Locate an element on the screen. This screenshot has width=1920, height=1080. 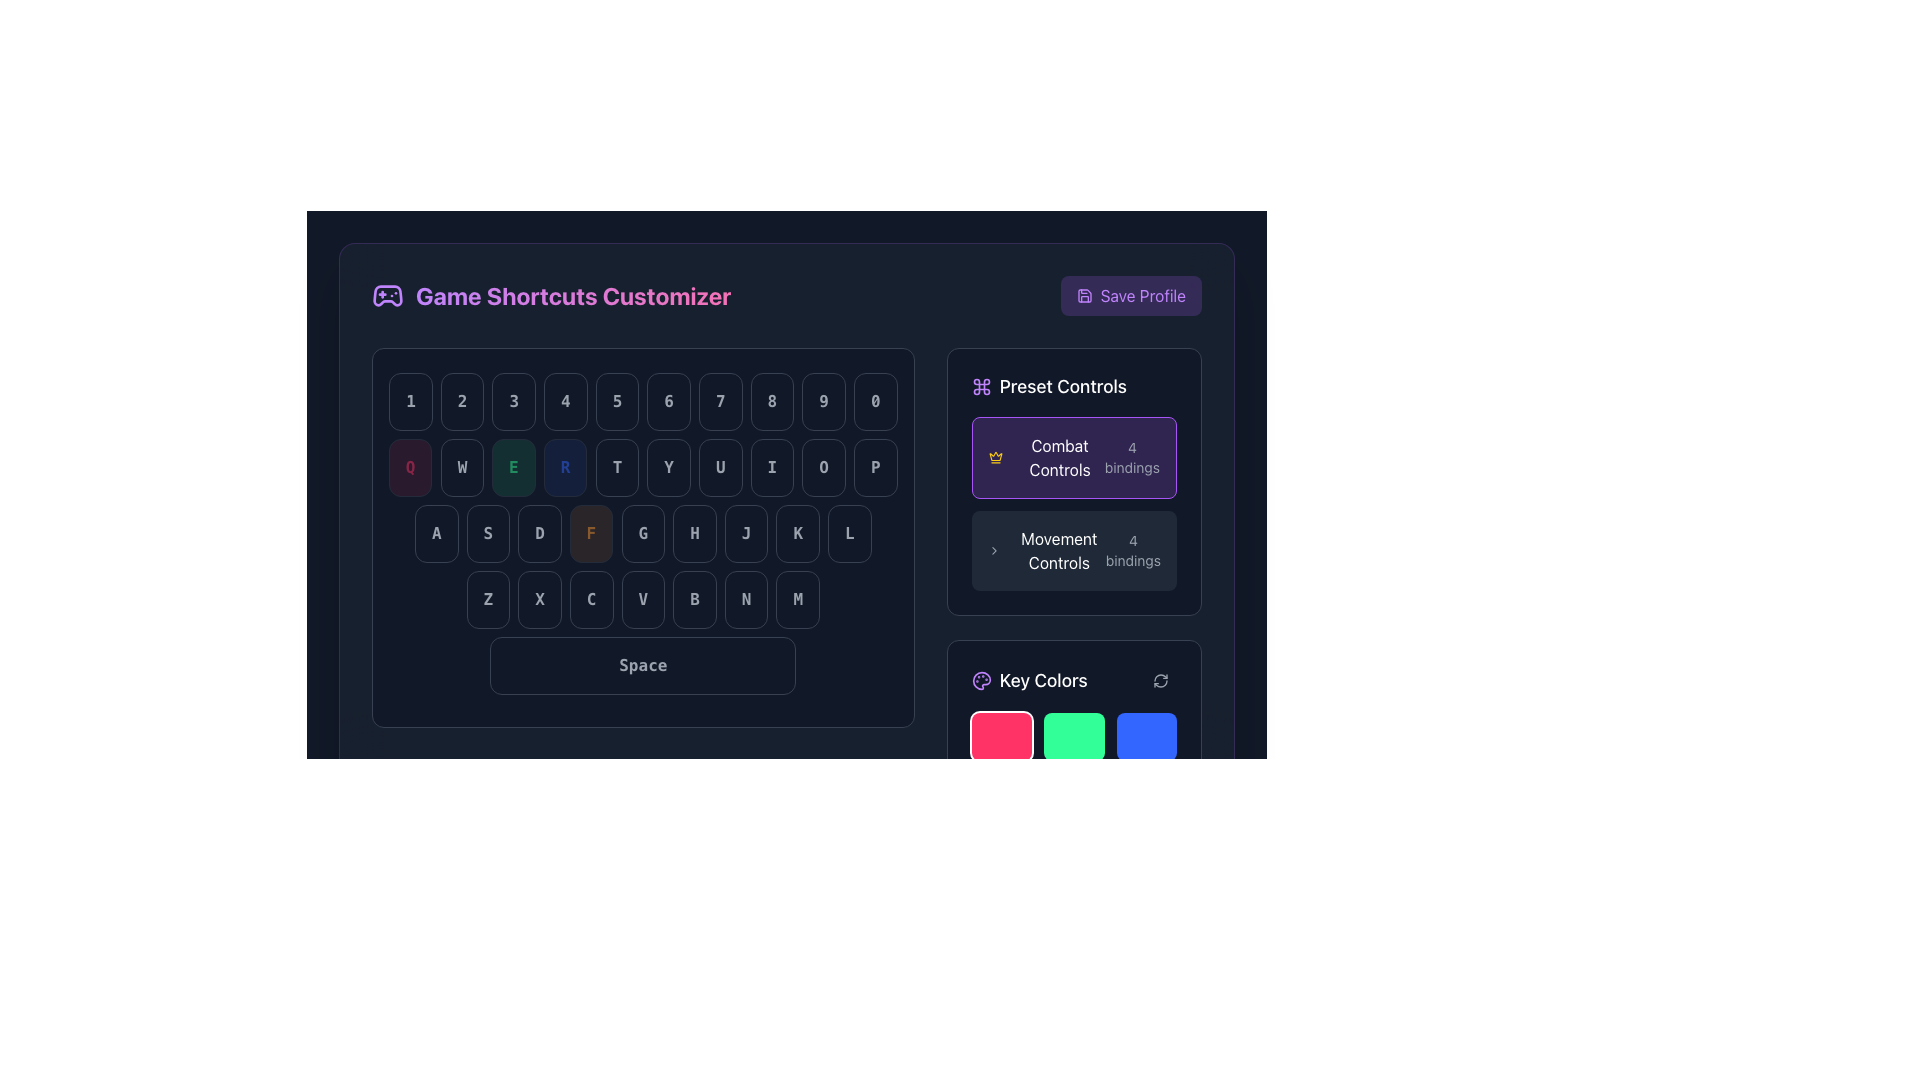
the 'Space' key button in the virtual keyboard interface to trigger hover effects is located at coordinates (643, 666).